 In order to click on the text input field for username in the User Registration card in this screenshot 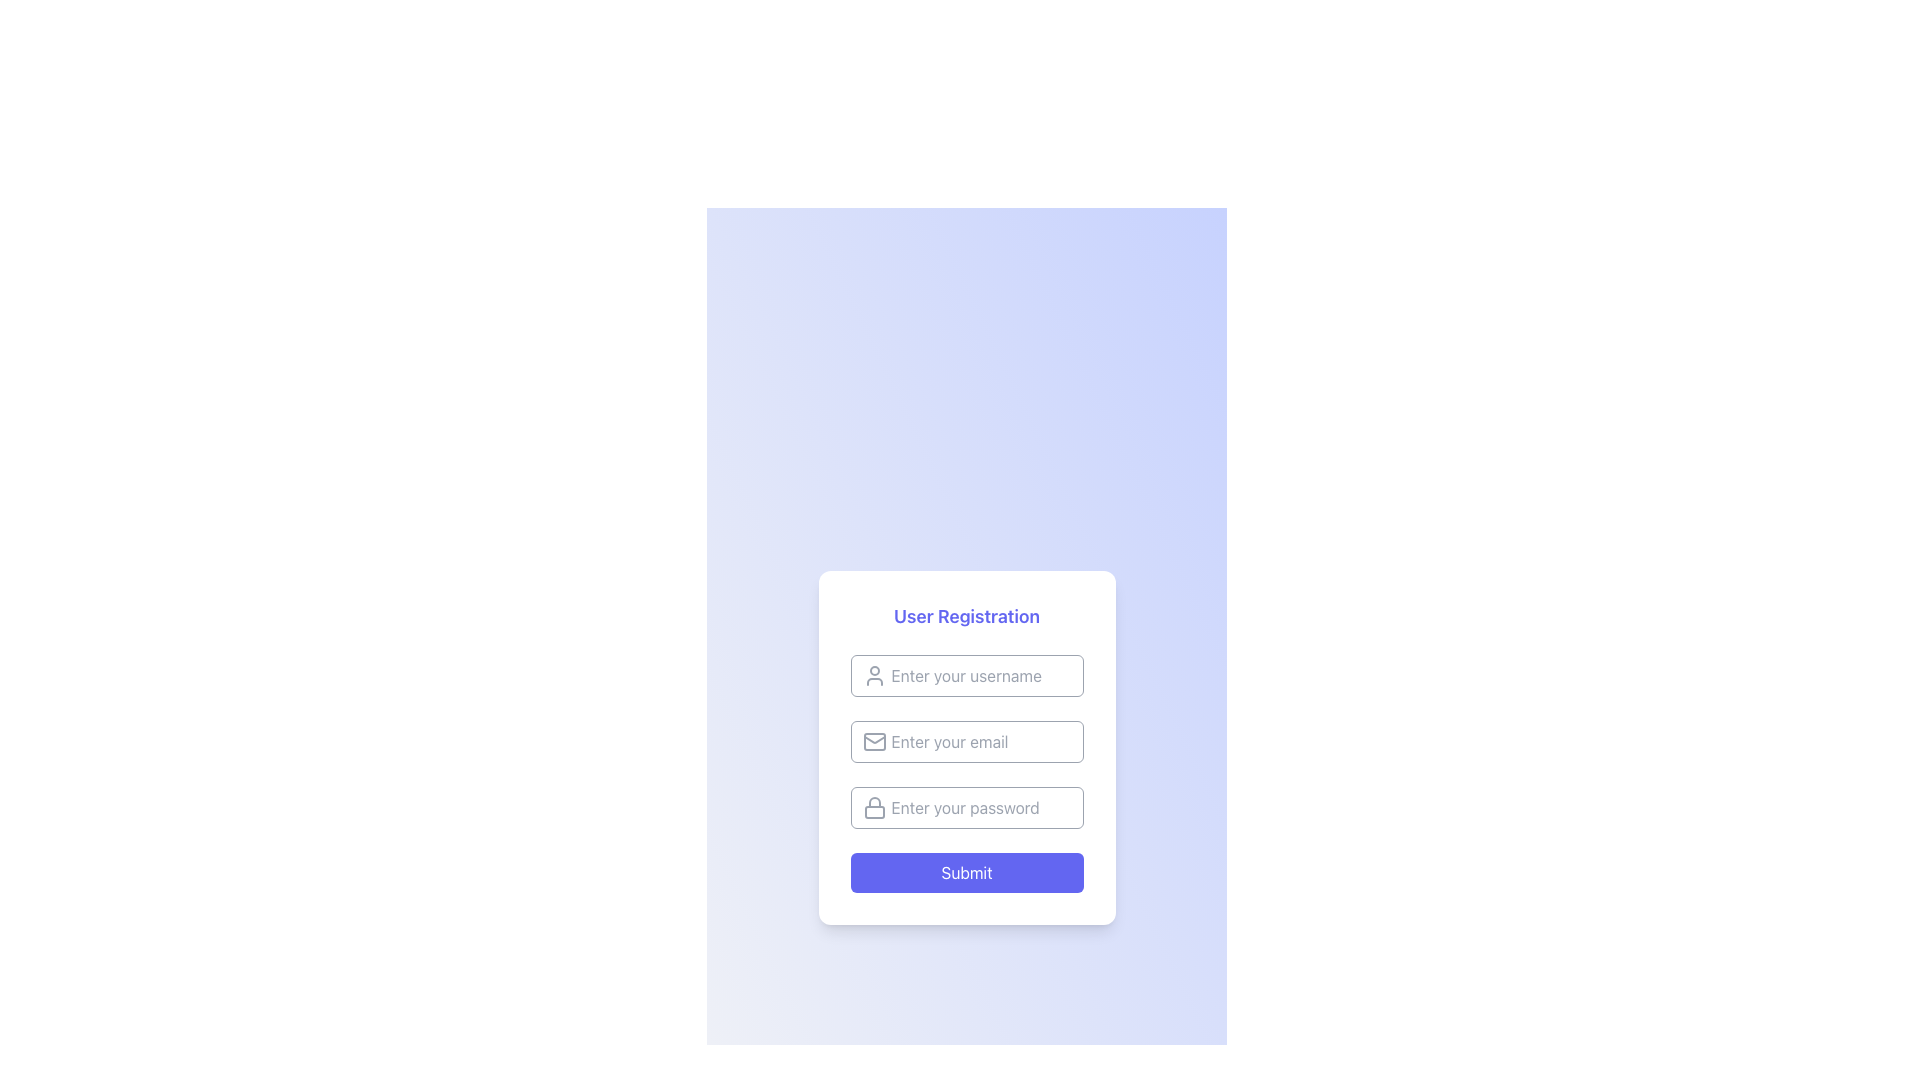, I will do `click(966, 675)`.